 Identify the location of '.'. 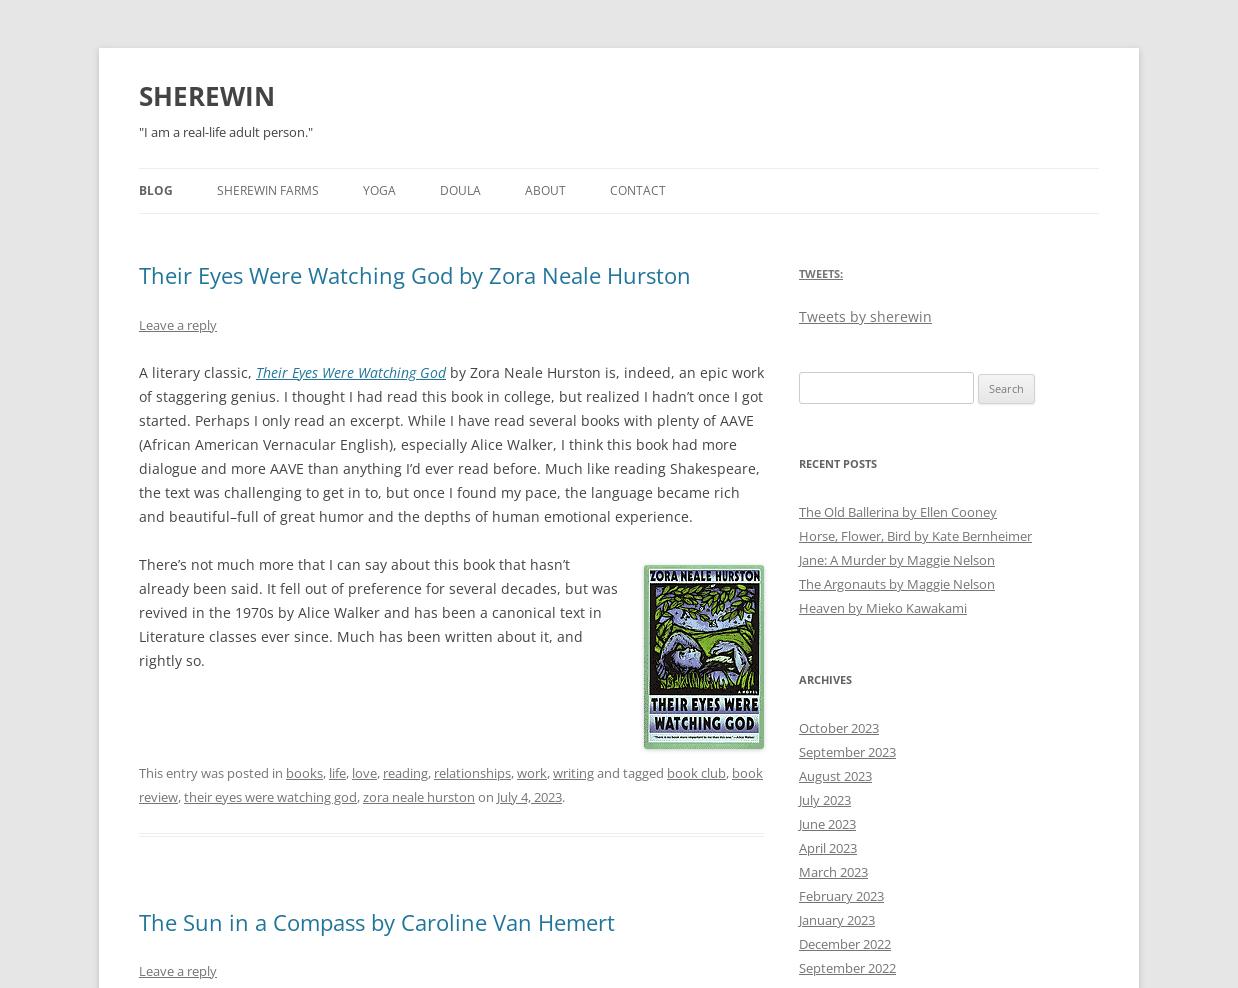
(563, 795).